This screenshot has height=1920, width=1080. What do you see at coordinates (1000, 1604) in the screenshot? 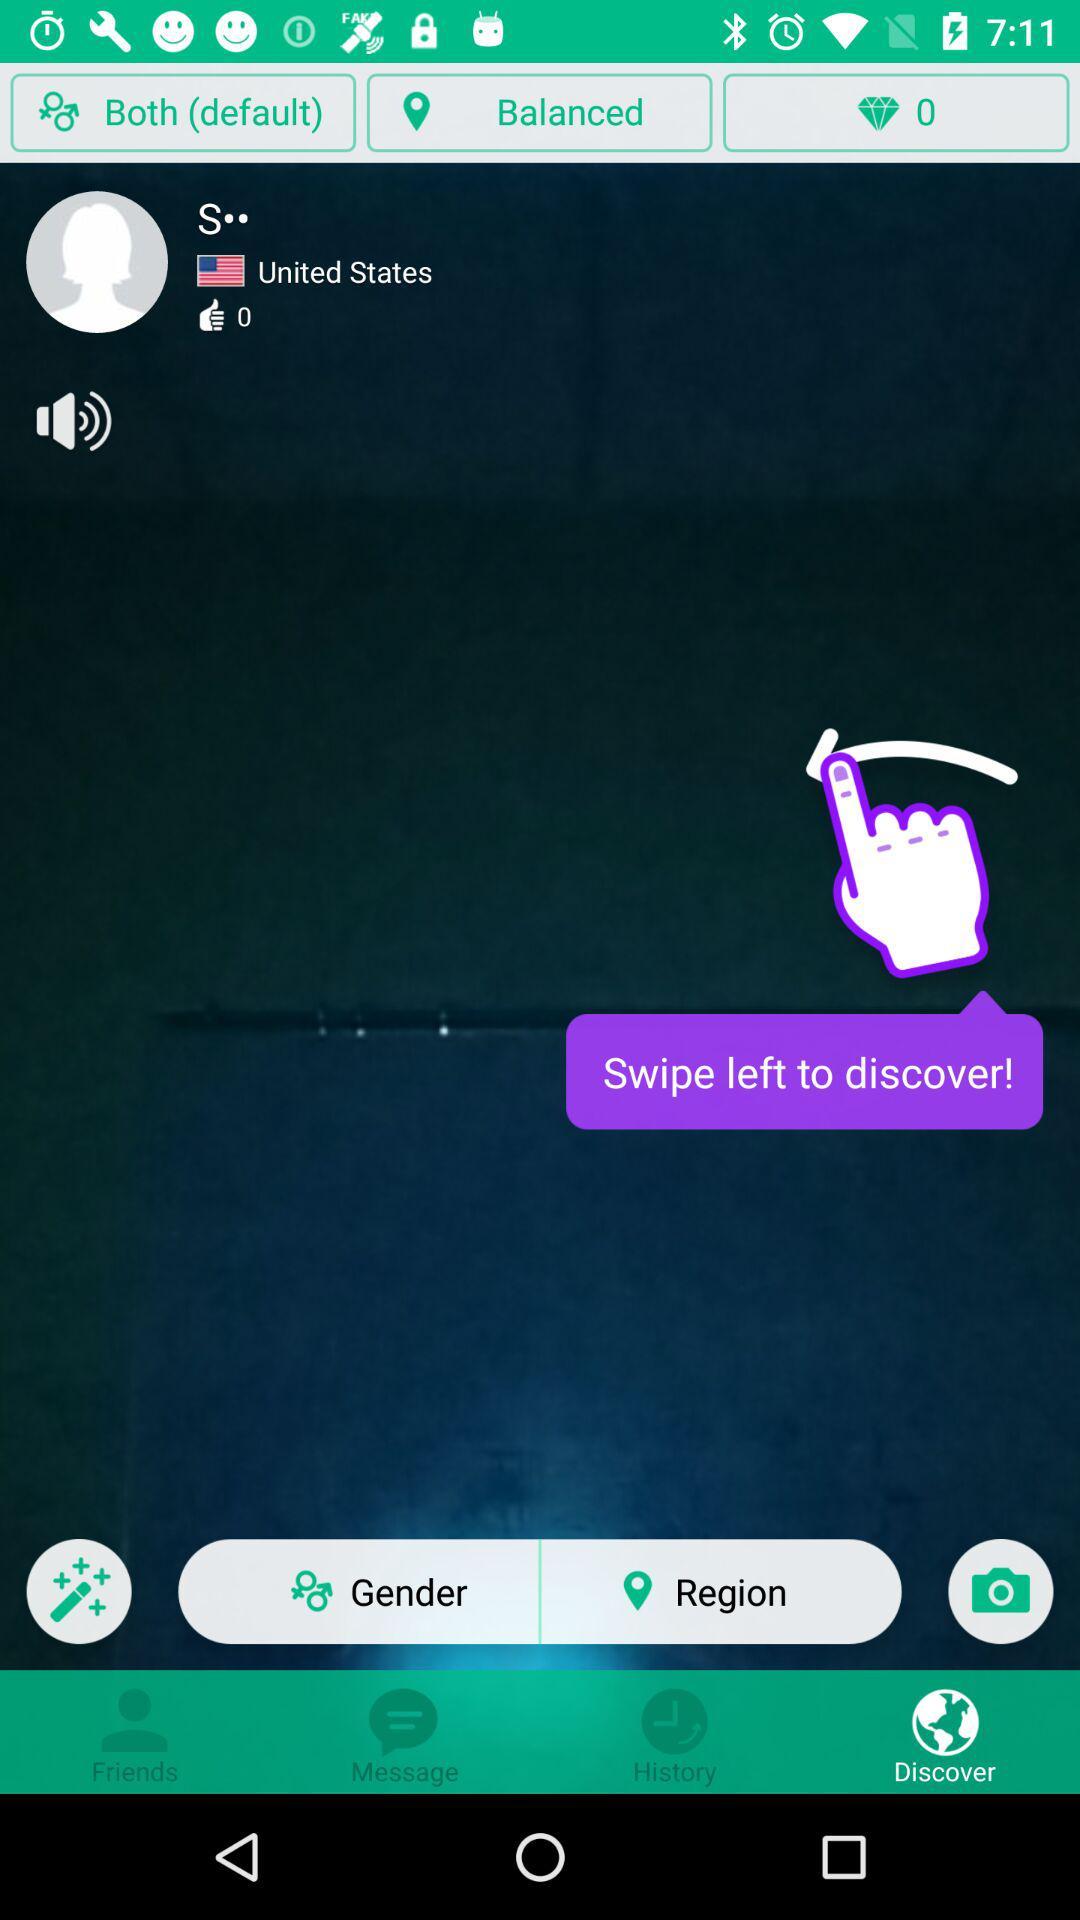
I see `the item to the right of region` at bounding box center [1000, 1604].